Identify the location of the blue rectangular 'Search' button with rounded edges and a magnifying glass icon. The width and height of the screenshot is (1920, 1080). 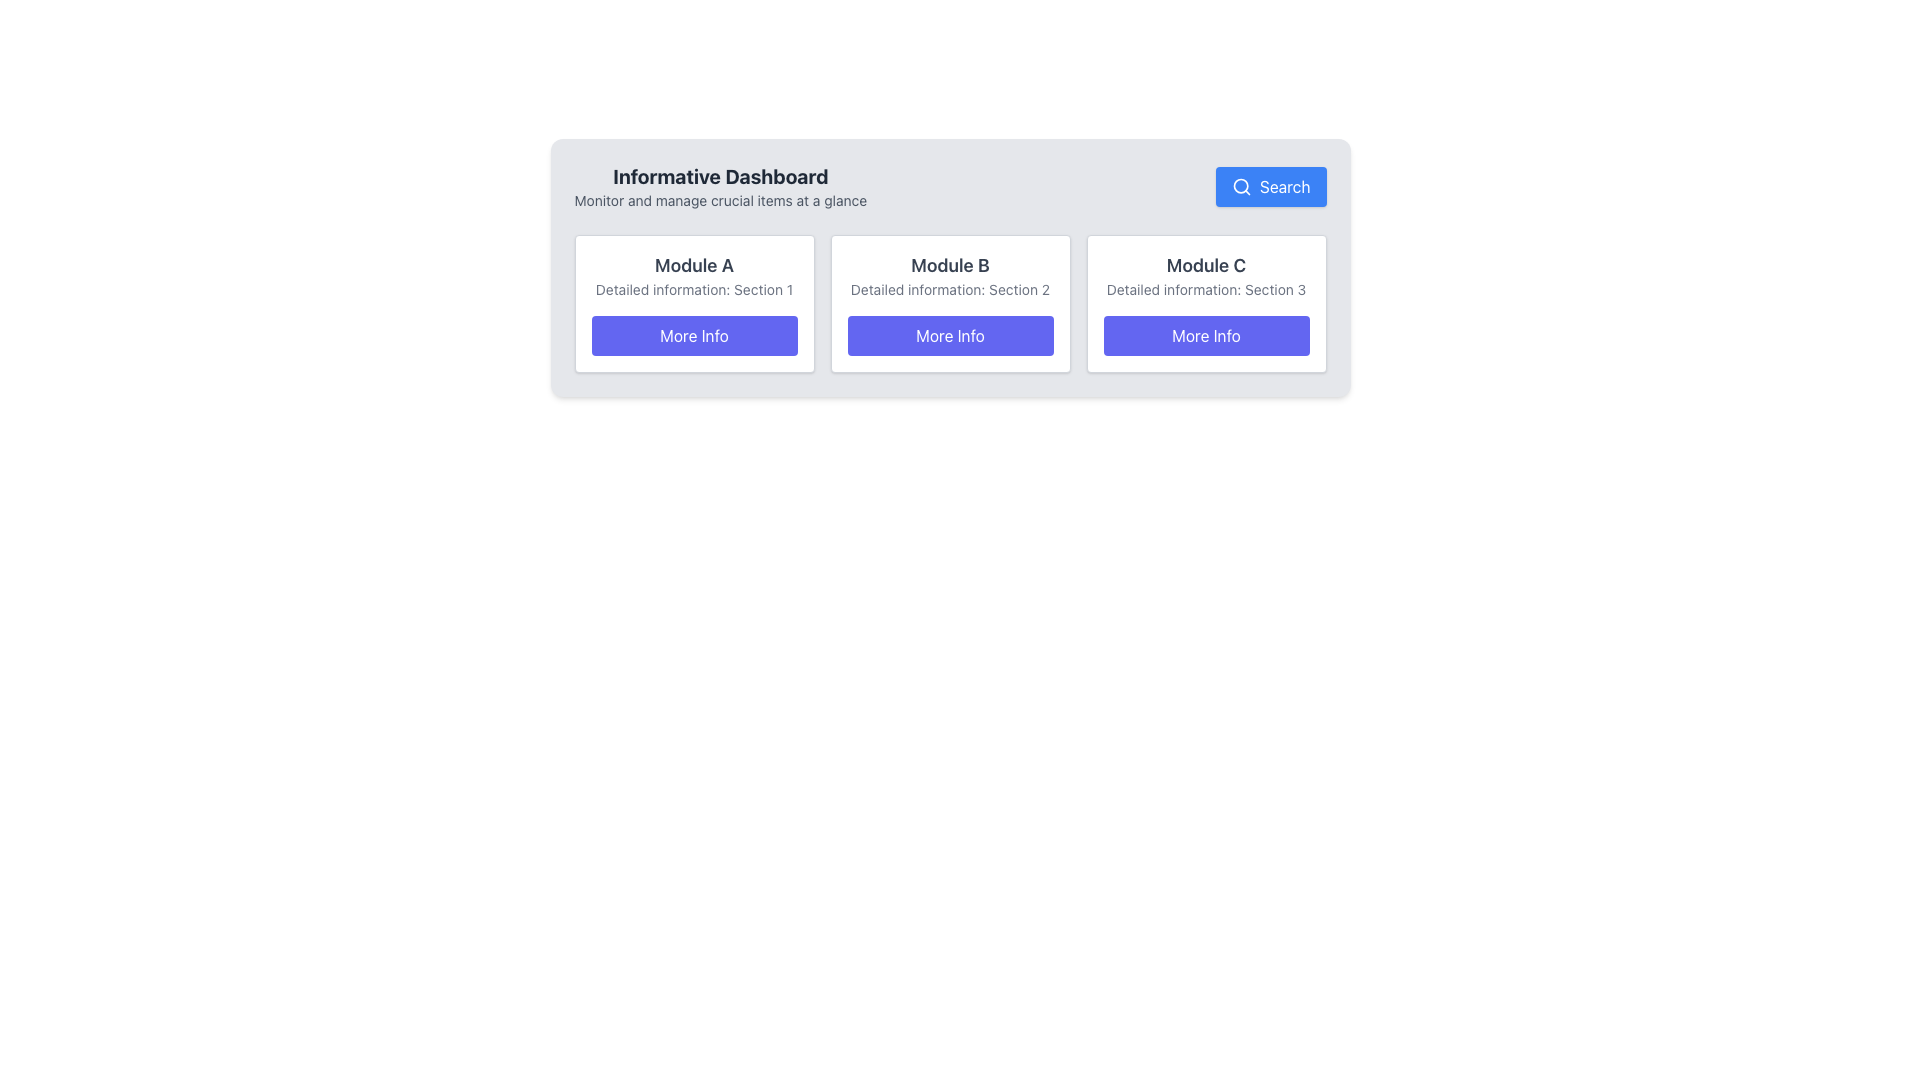
(1270, 186).